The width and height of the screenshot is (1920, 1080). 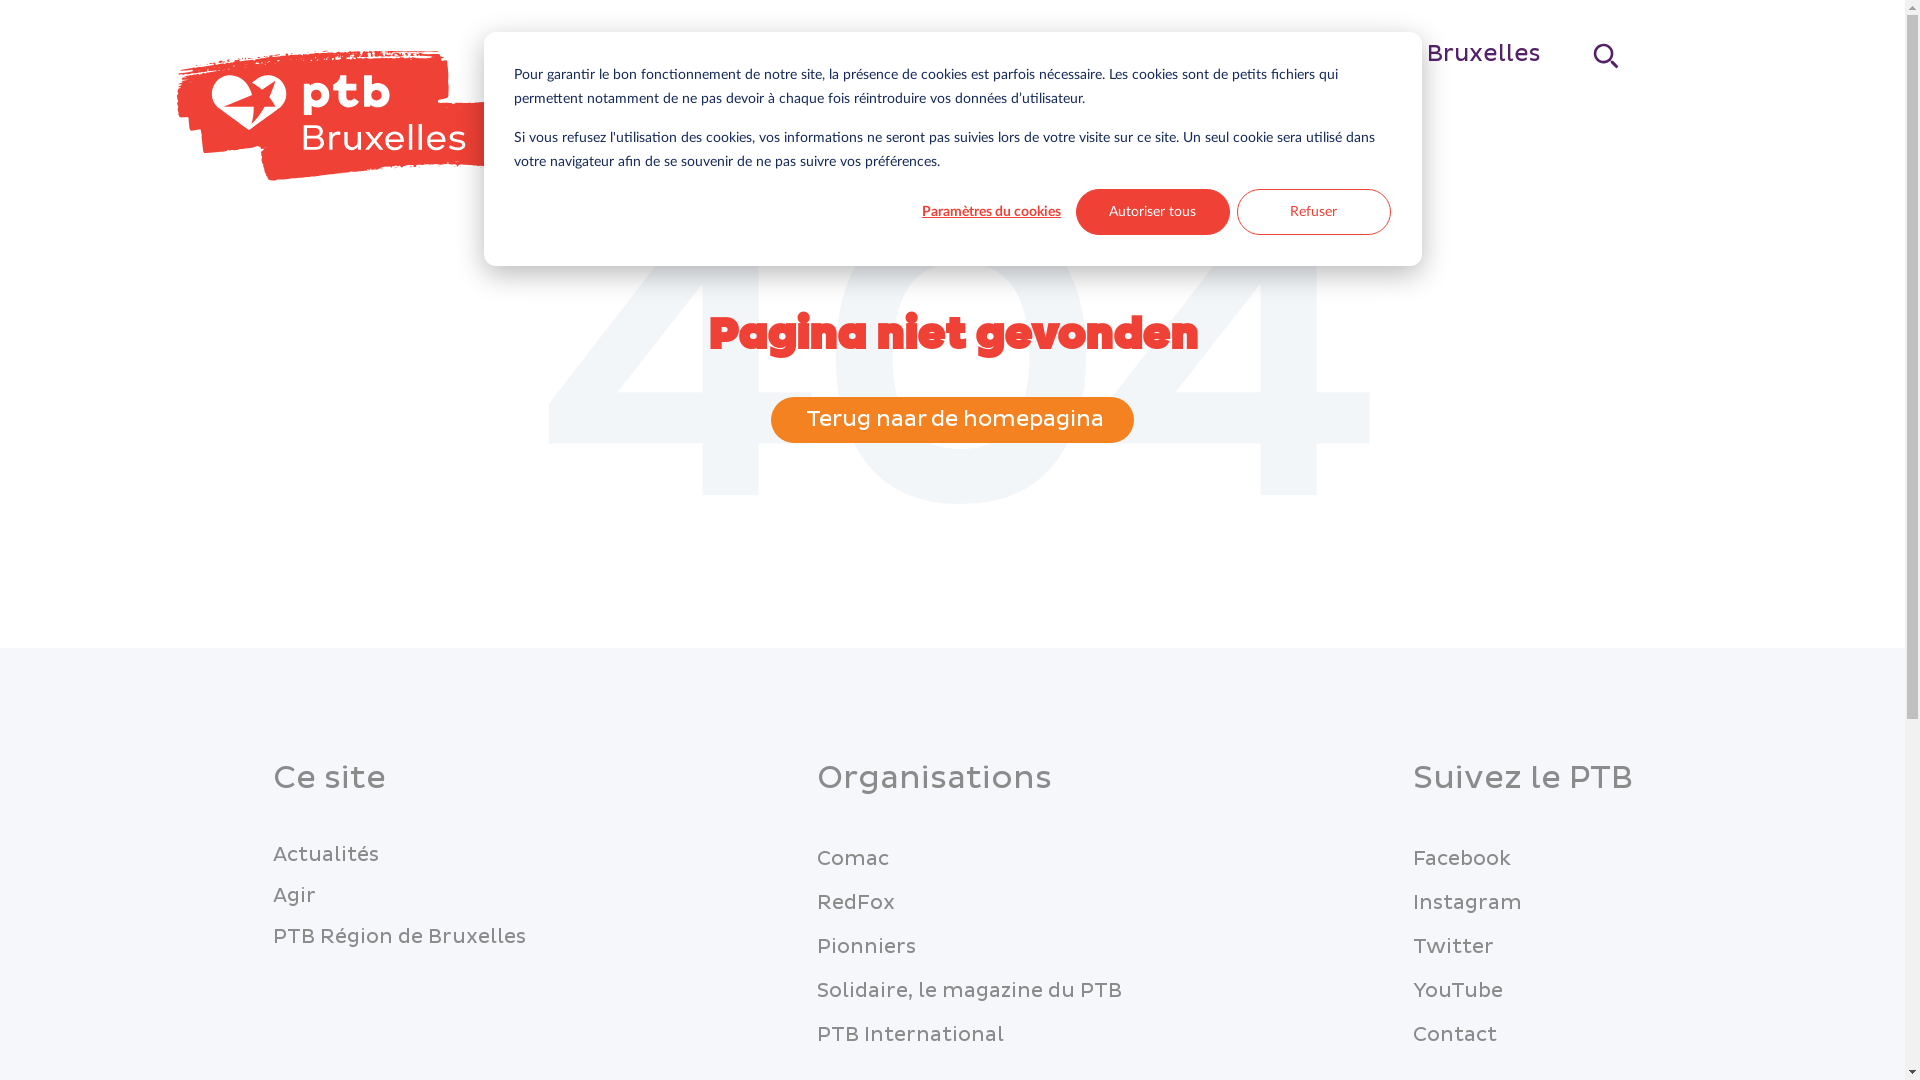 I want to click on 'Solidaire, le magazine du PTB', so click(x=968, y=991).